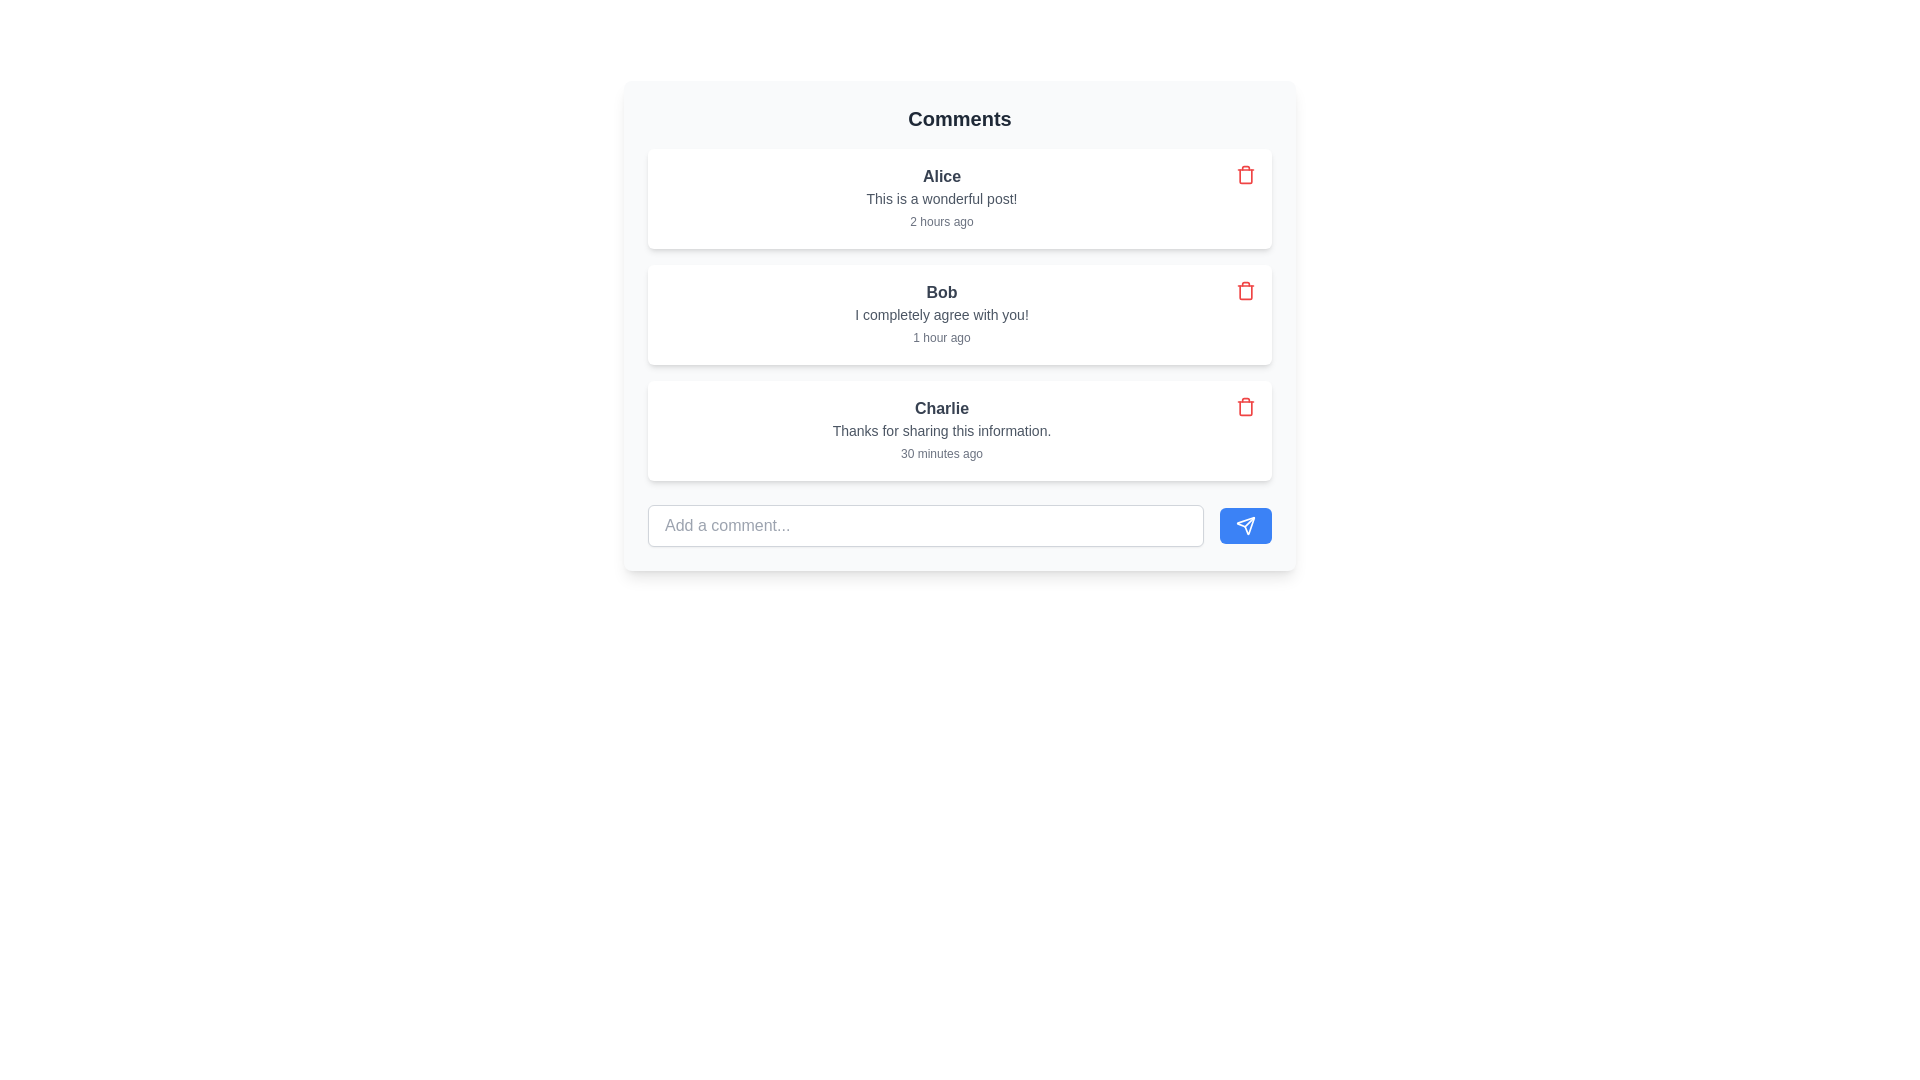 The height and width of the screenshot is (1080, 1920). What do you see at coordinates (940, 315) in the screenshot?
I see `text label containing the comment posted by 'Bob', which states 'I completely agree with you!'` at bounding box center [940, 315].